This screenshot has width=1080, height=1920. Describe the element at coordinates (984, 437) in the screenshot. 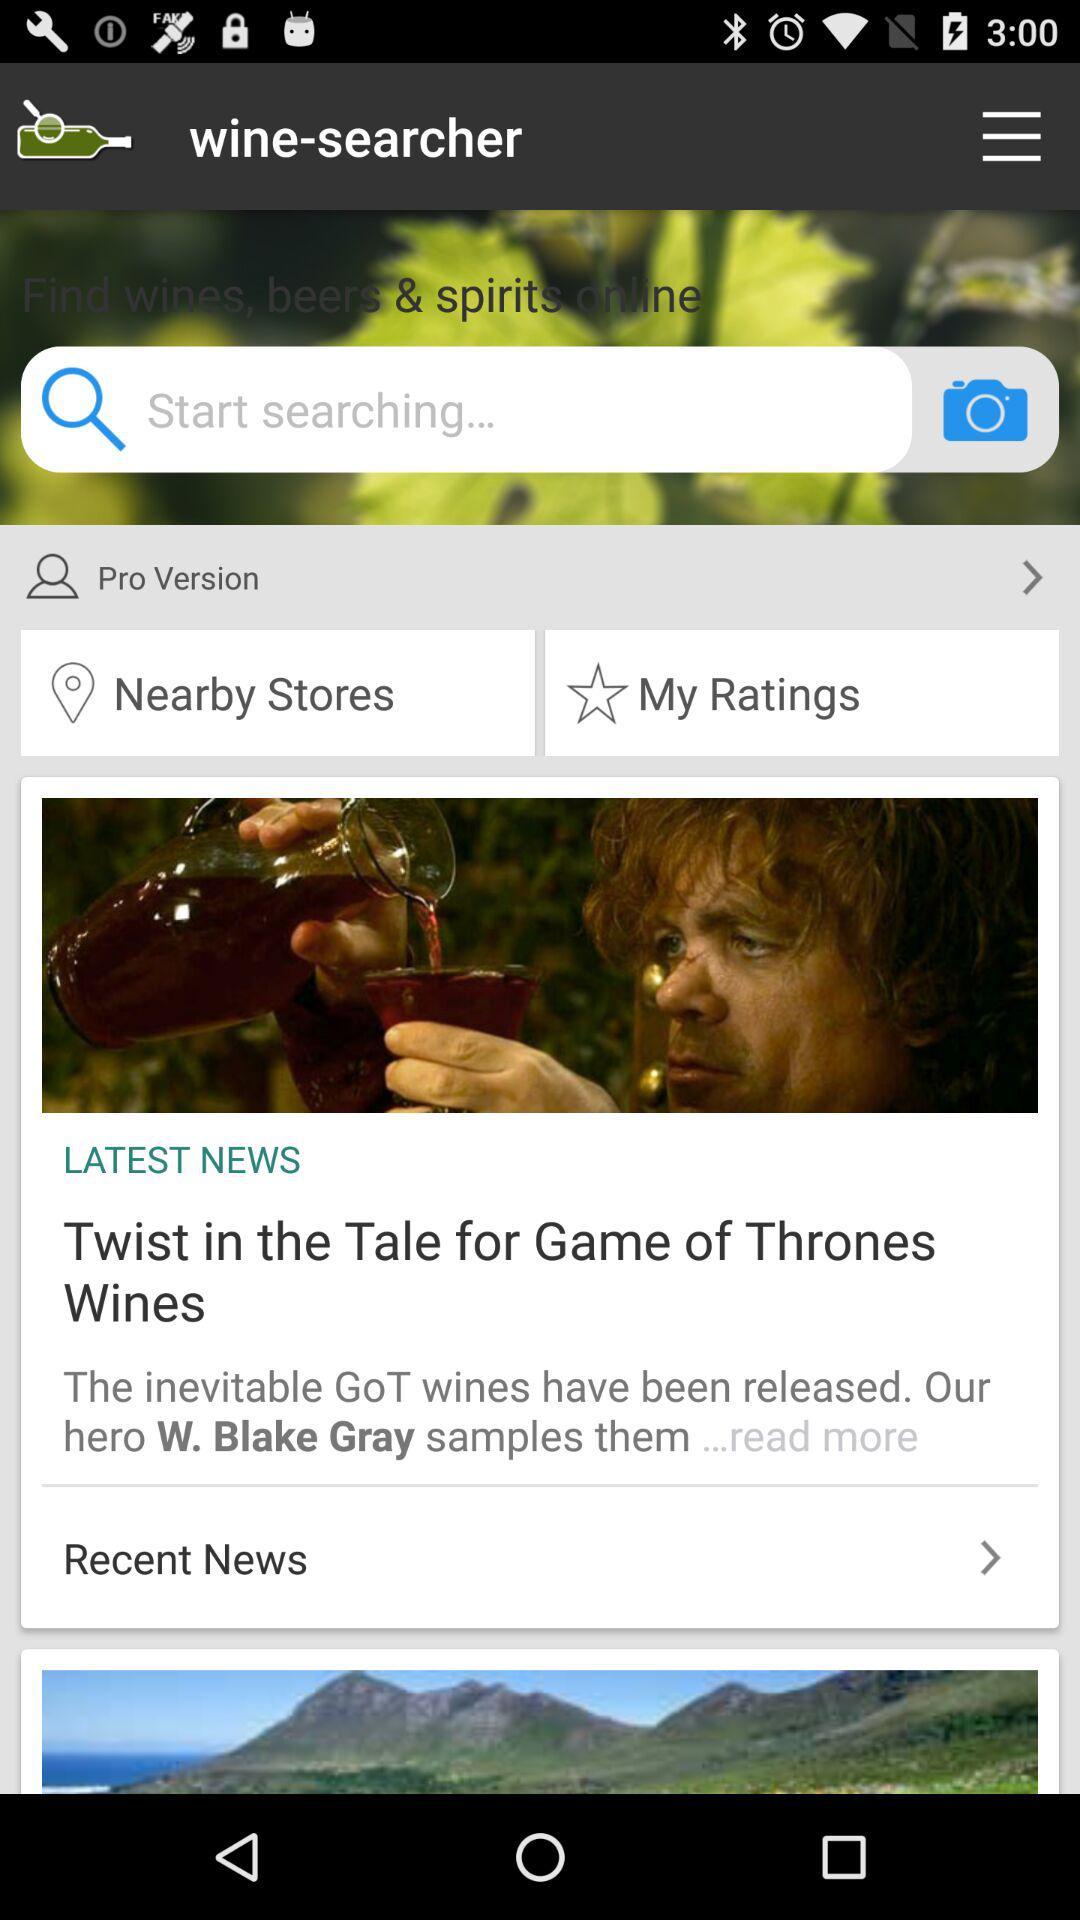

I see `the photo icon` at that location.